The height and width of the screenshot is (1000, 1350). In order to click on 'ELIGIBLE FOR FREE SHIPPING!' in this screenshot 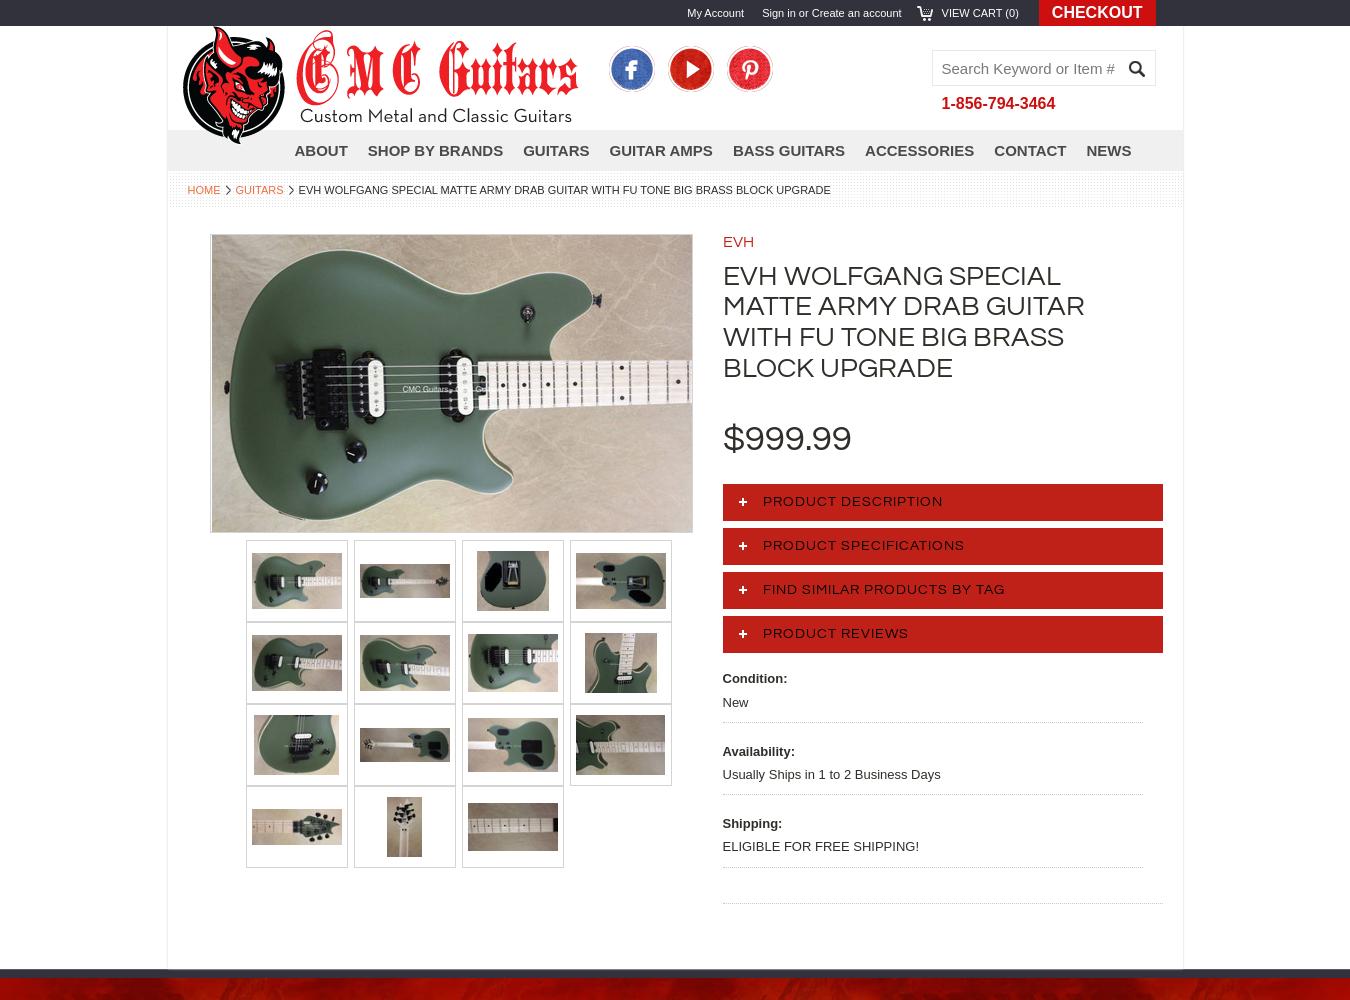, I will do `click(820, 845)`.